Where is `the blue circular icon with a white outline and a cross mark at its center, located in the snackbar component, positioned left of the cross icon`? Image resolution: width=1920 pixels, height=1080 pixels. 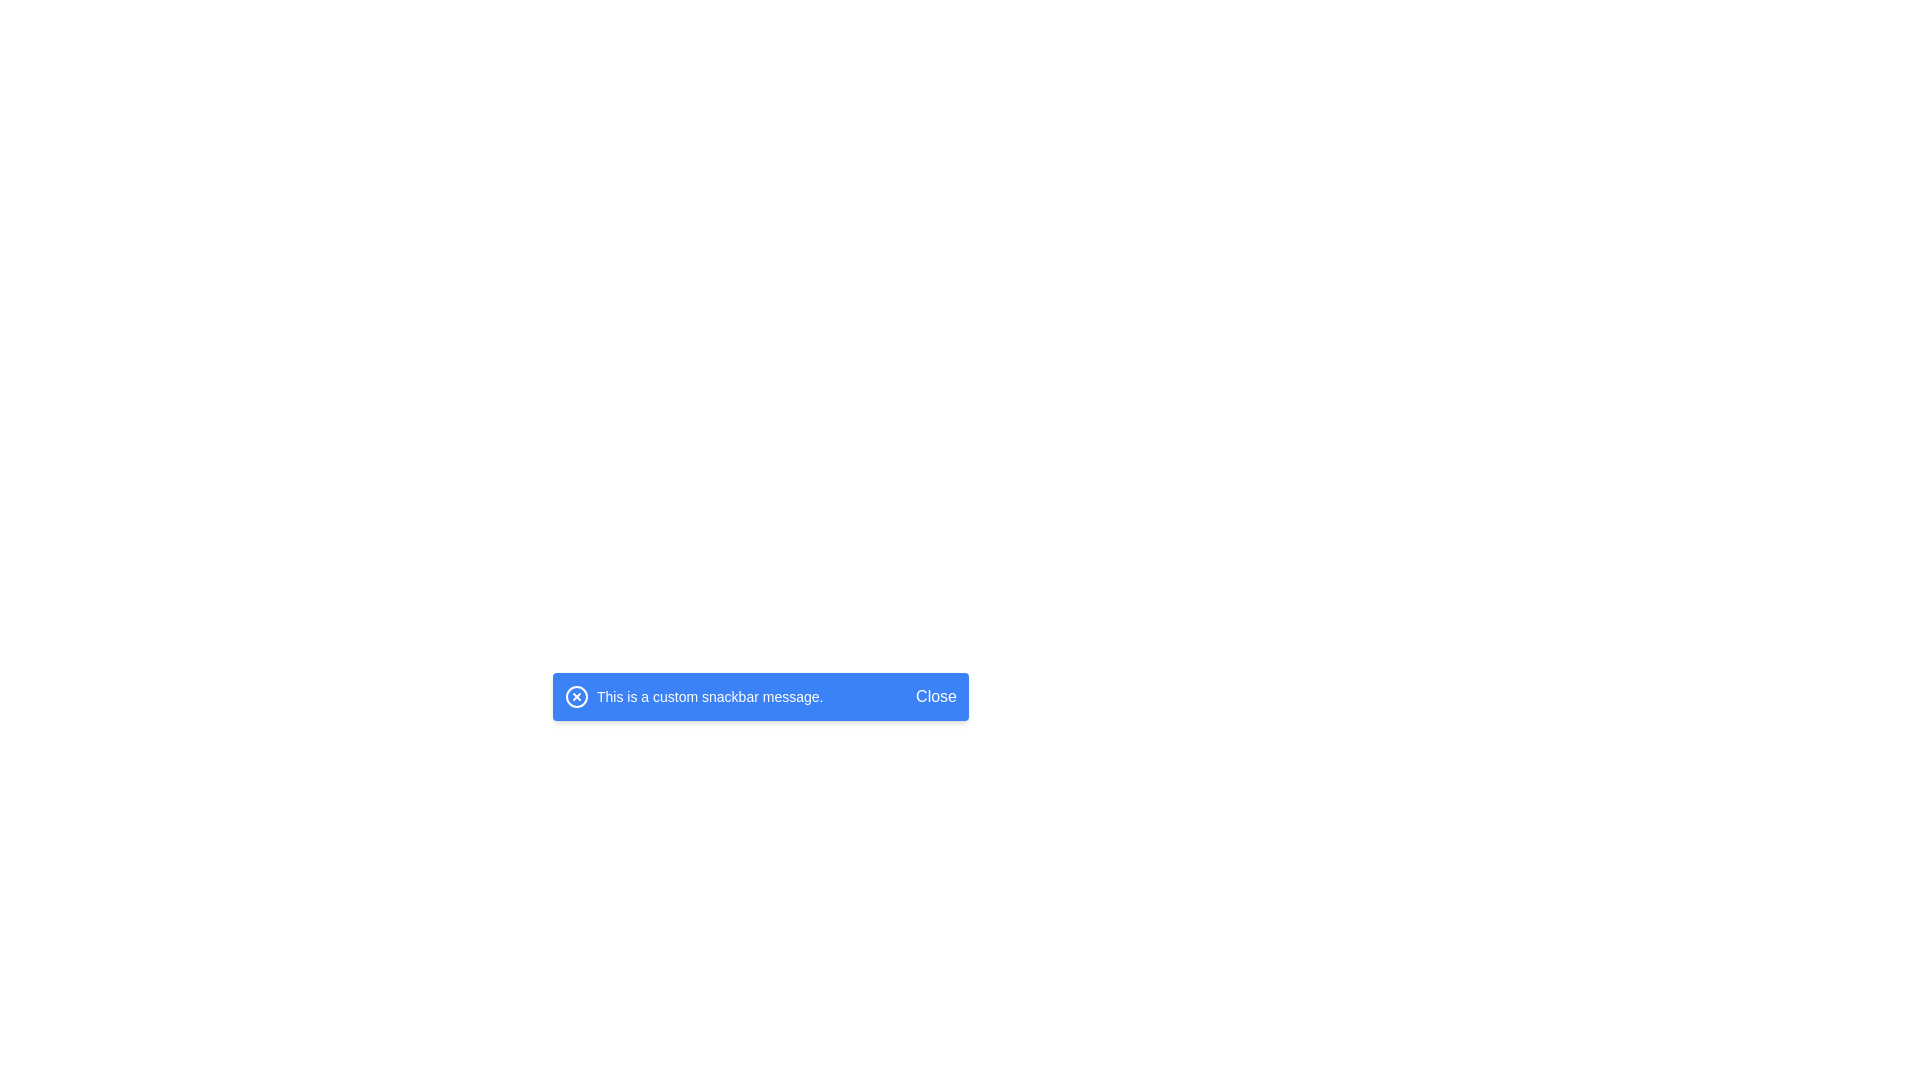 the blue circular icon with a white outline and a cross mark at its center, located in the snackbar component, positioned left of the cross icon is located at coordinates (575, 696).